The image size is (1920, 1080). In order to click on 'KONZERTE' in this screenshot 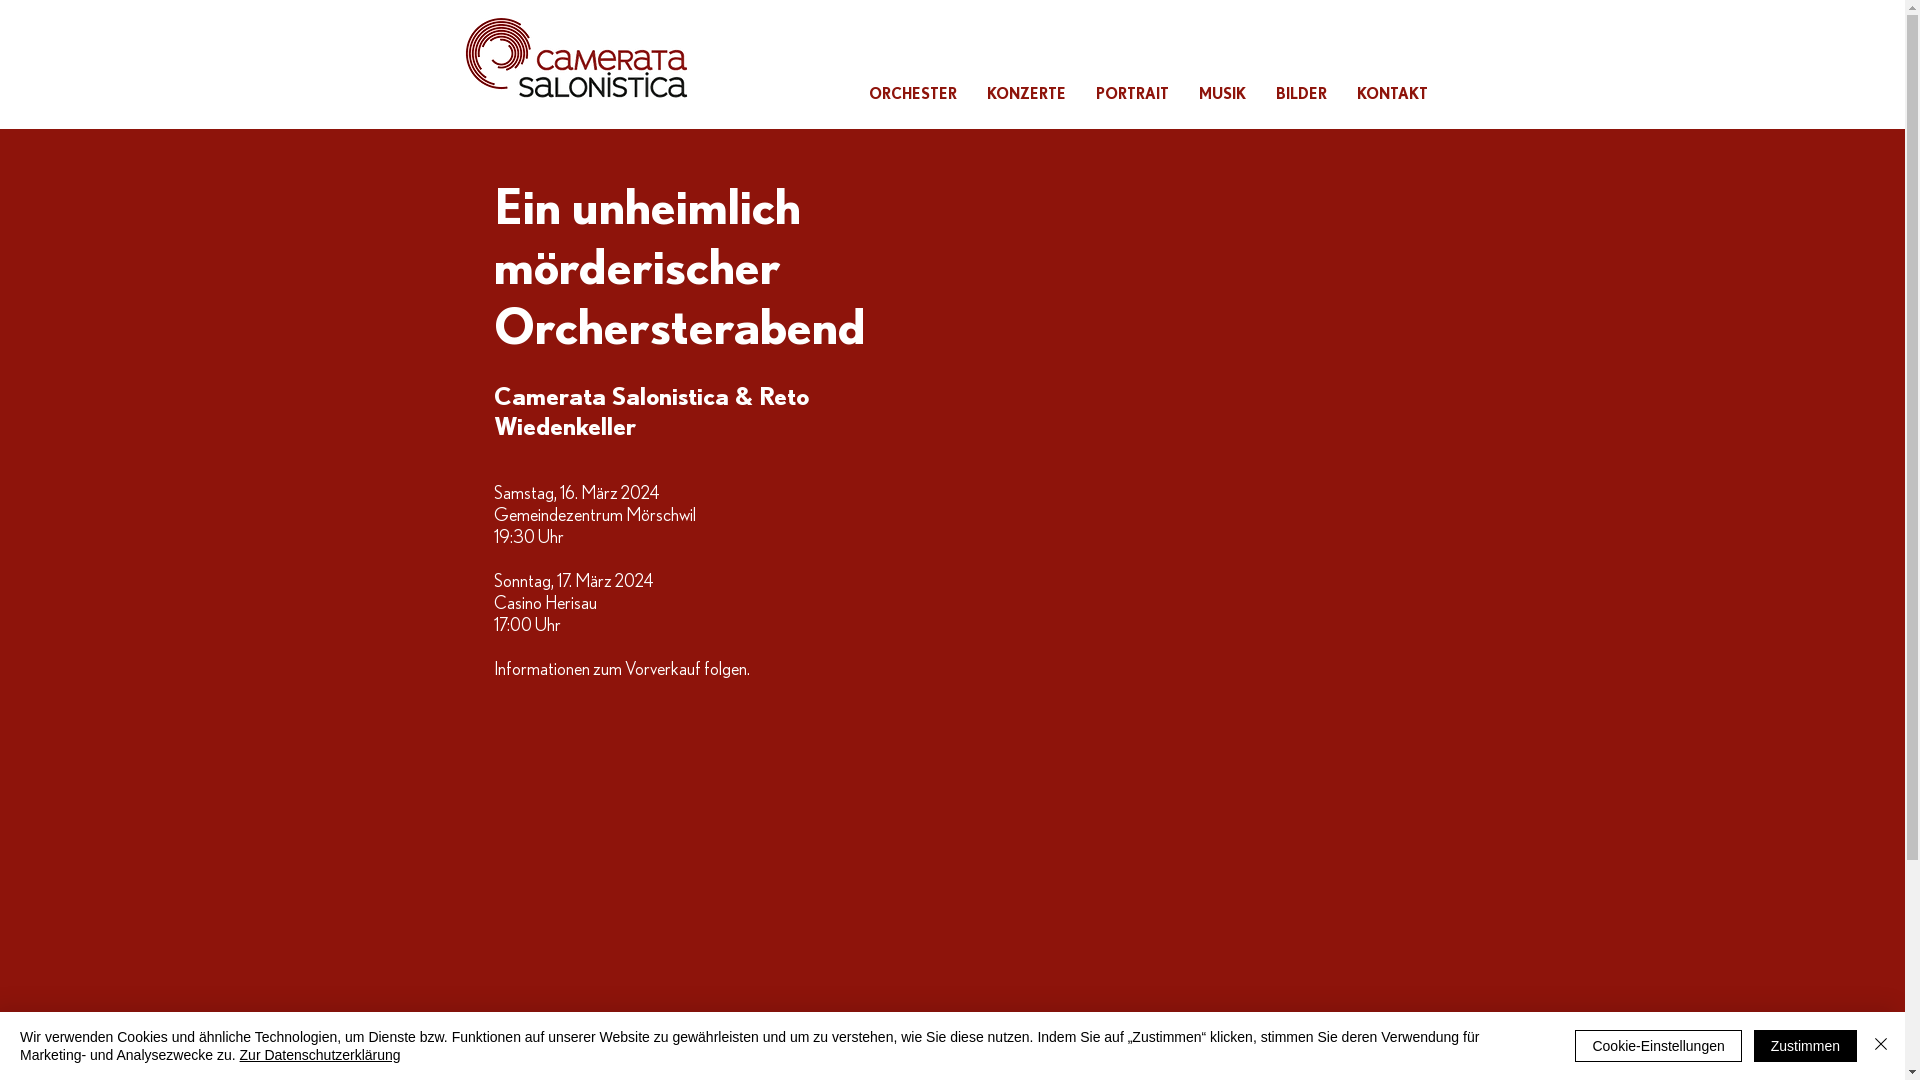, I will do `click(1026, 94)`.